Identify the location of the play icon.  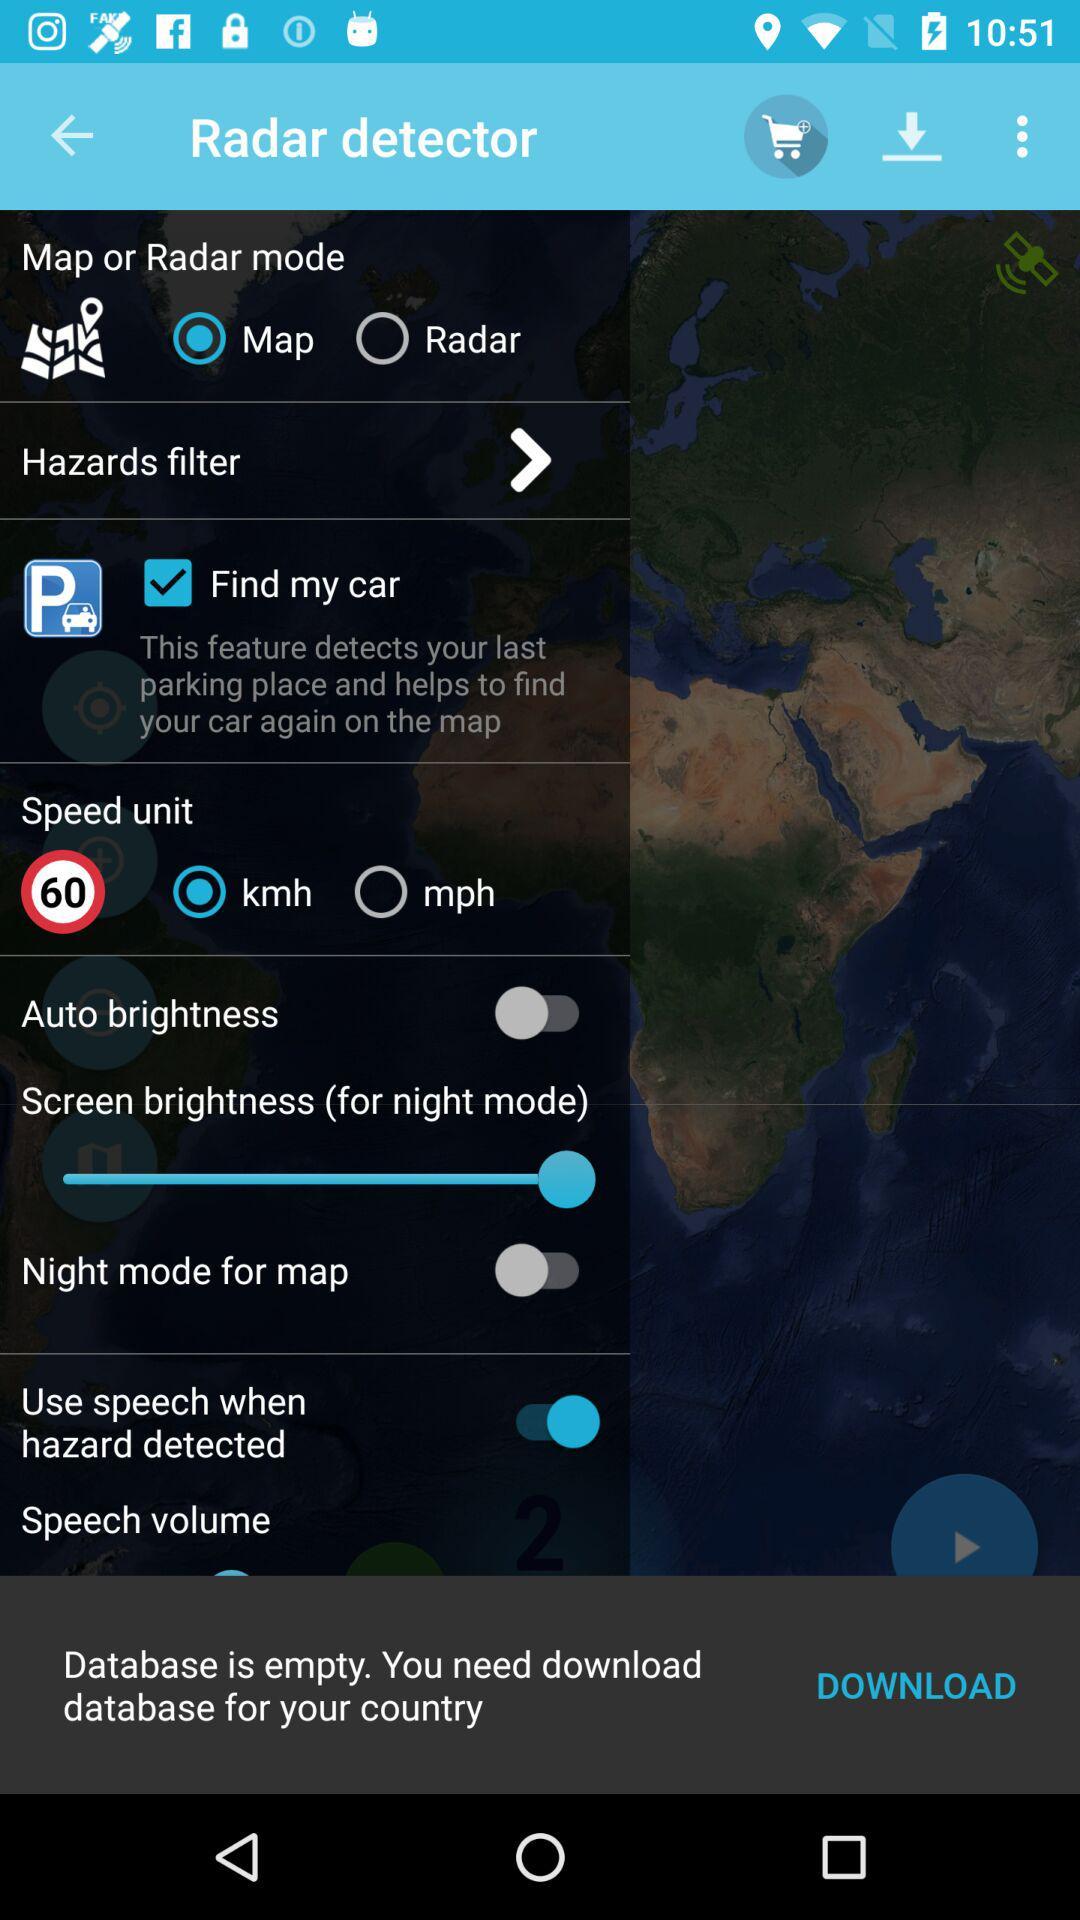
(963, 1546).